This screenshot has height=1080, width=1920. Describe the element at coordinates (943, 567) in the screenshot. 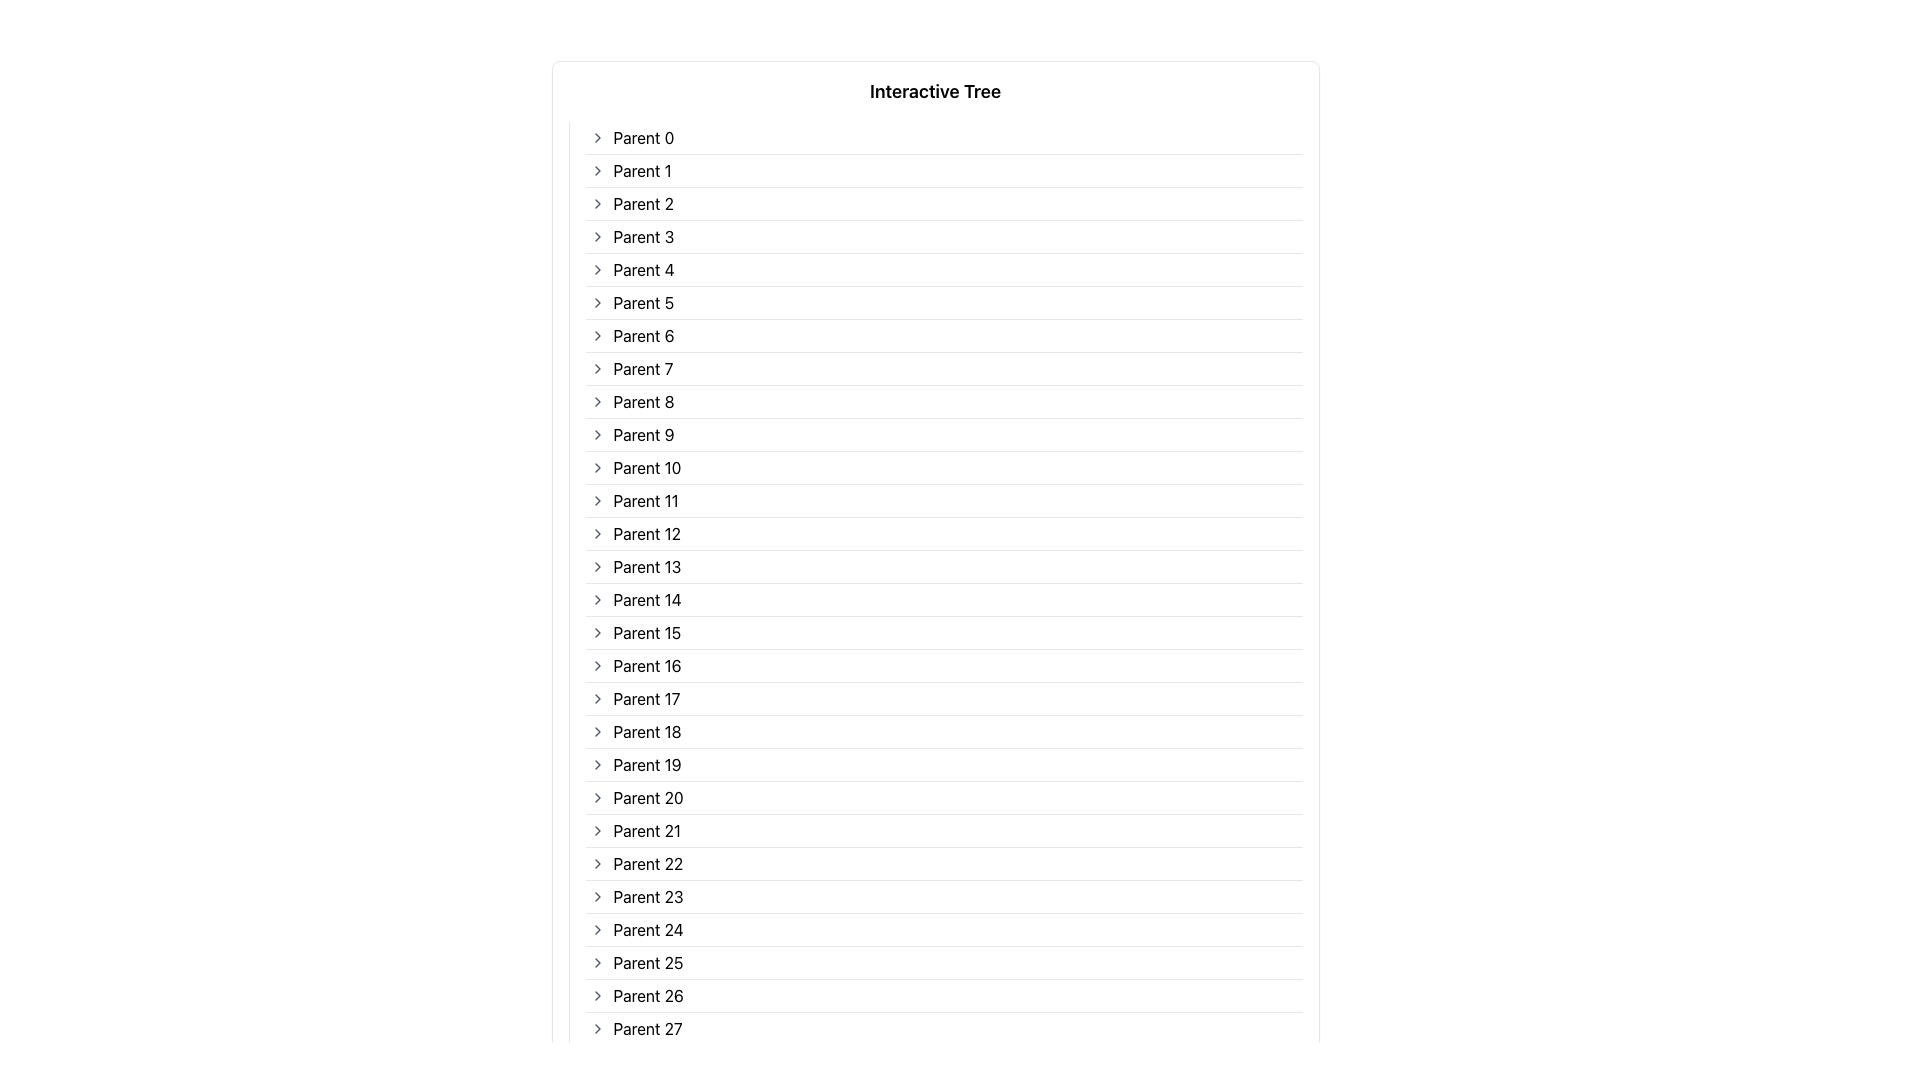

I see `the thirteenth list item in the tree view that represents a hierarchical level, allowing interaction to expand or collapse its children` at that location.